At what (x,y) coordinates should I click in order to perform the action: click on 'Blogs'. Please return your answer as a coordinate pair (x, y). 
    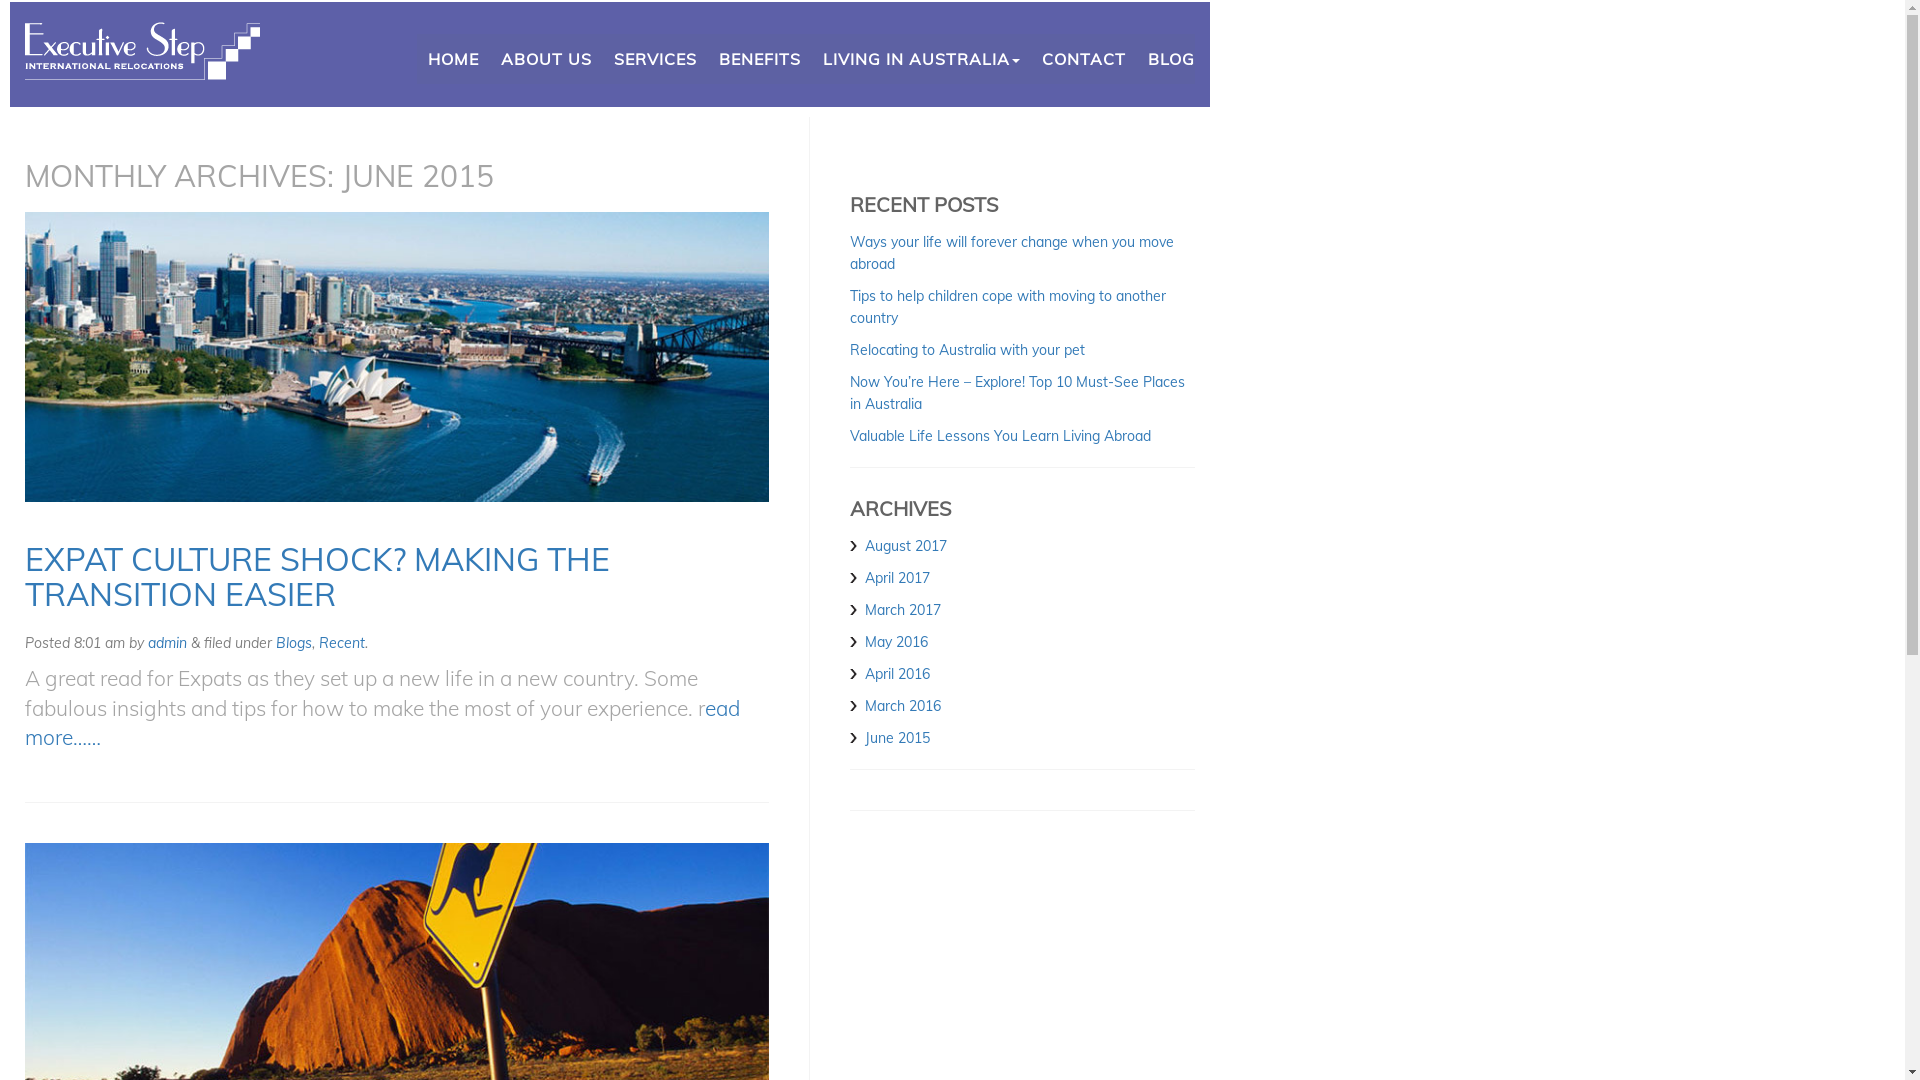
    Looking at the image, I should click on (292, 643).